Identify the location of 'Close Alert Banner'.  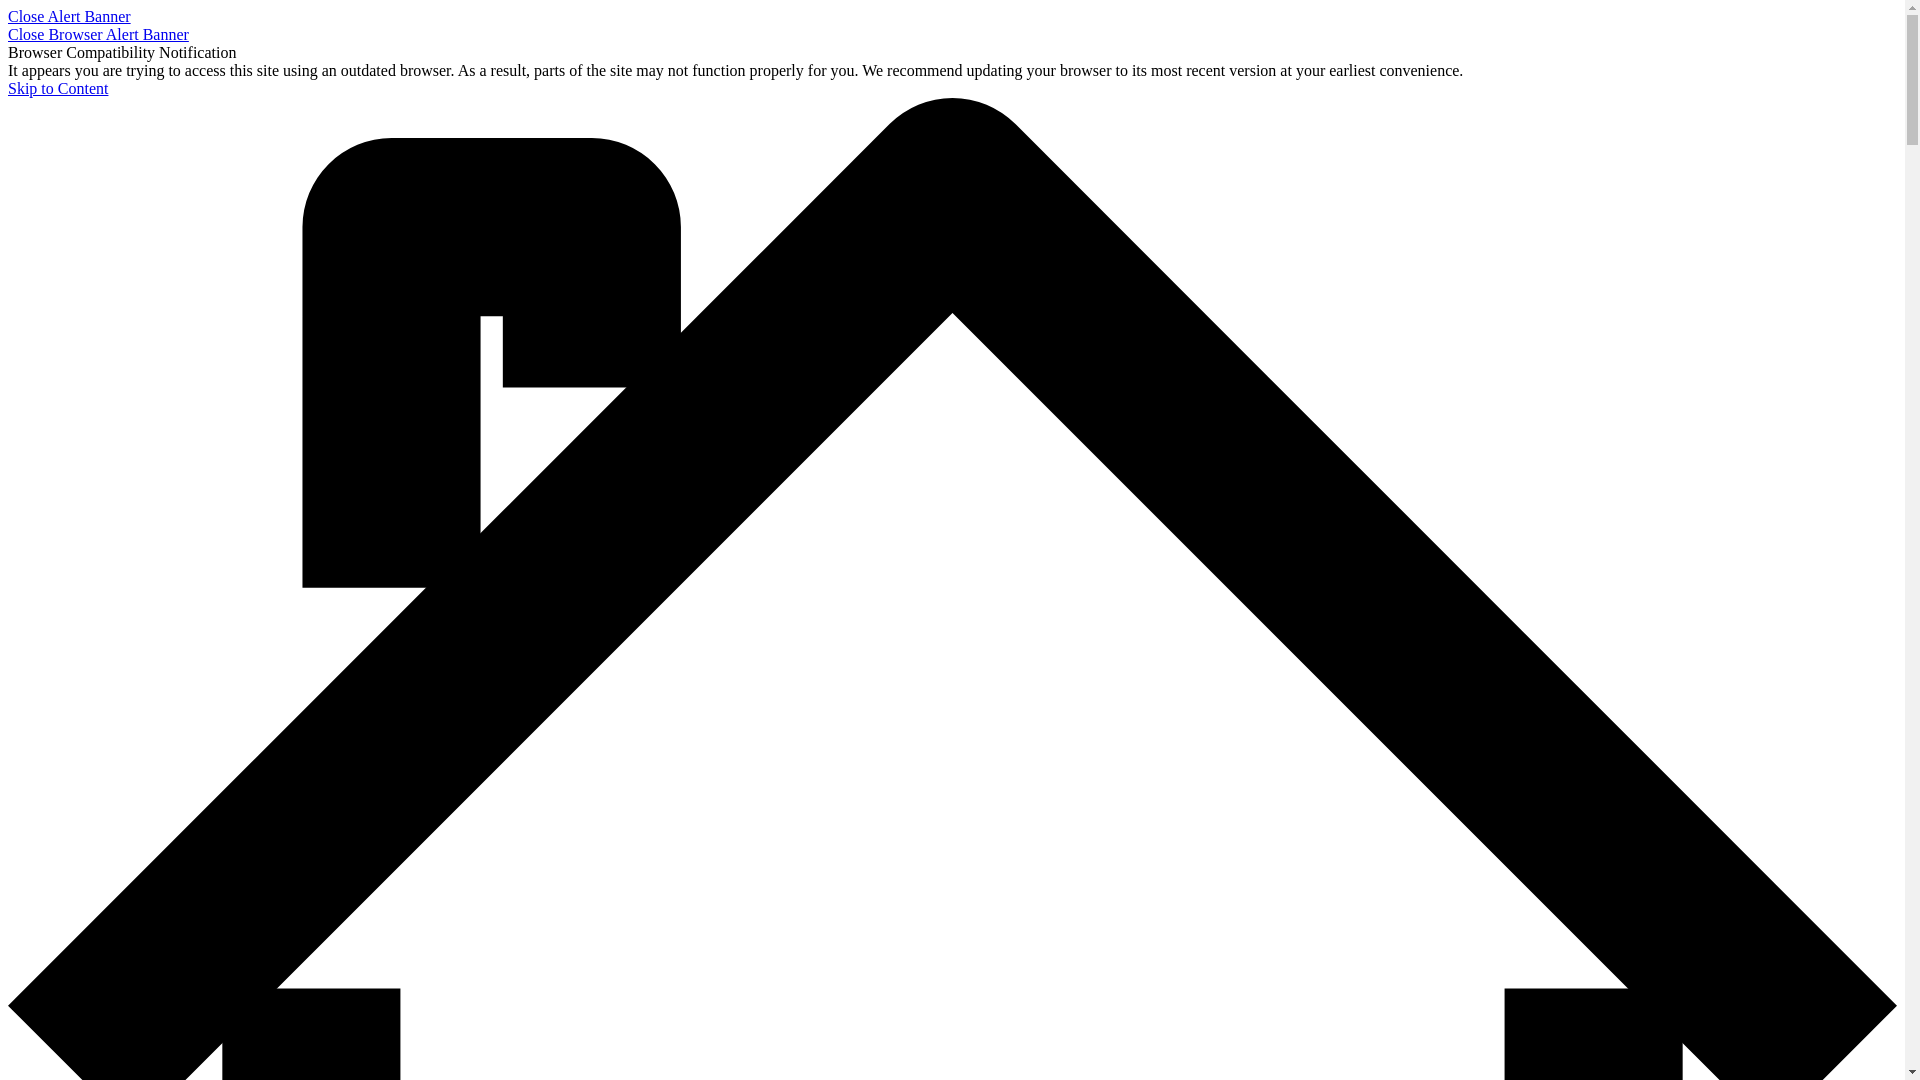
(8, 16).